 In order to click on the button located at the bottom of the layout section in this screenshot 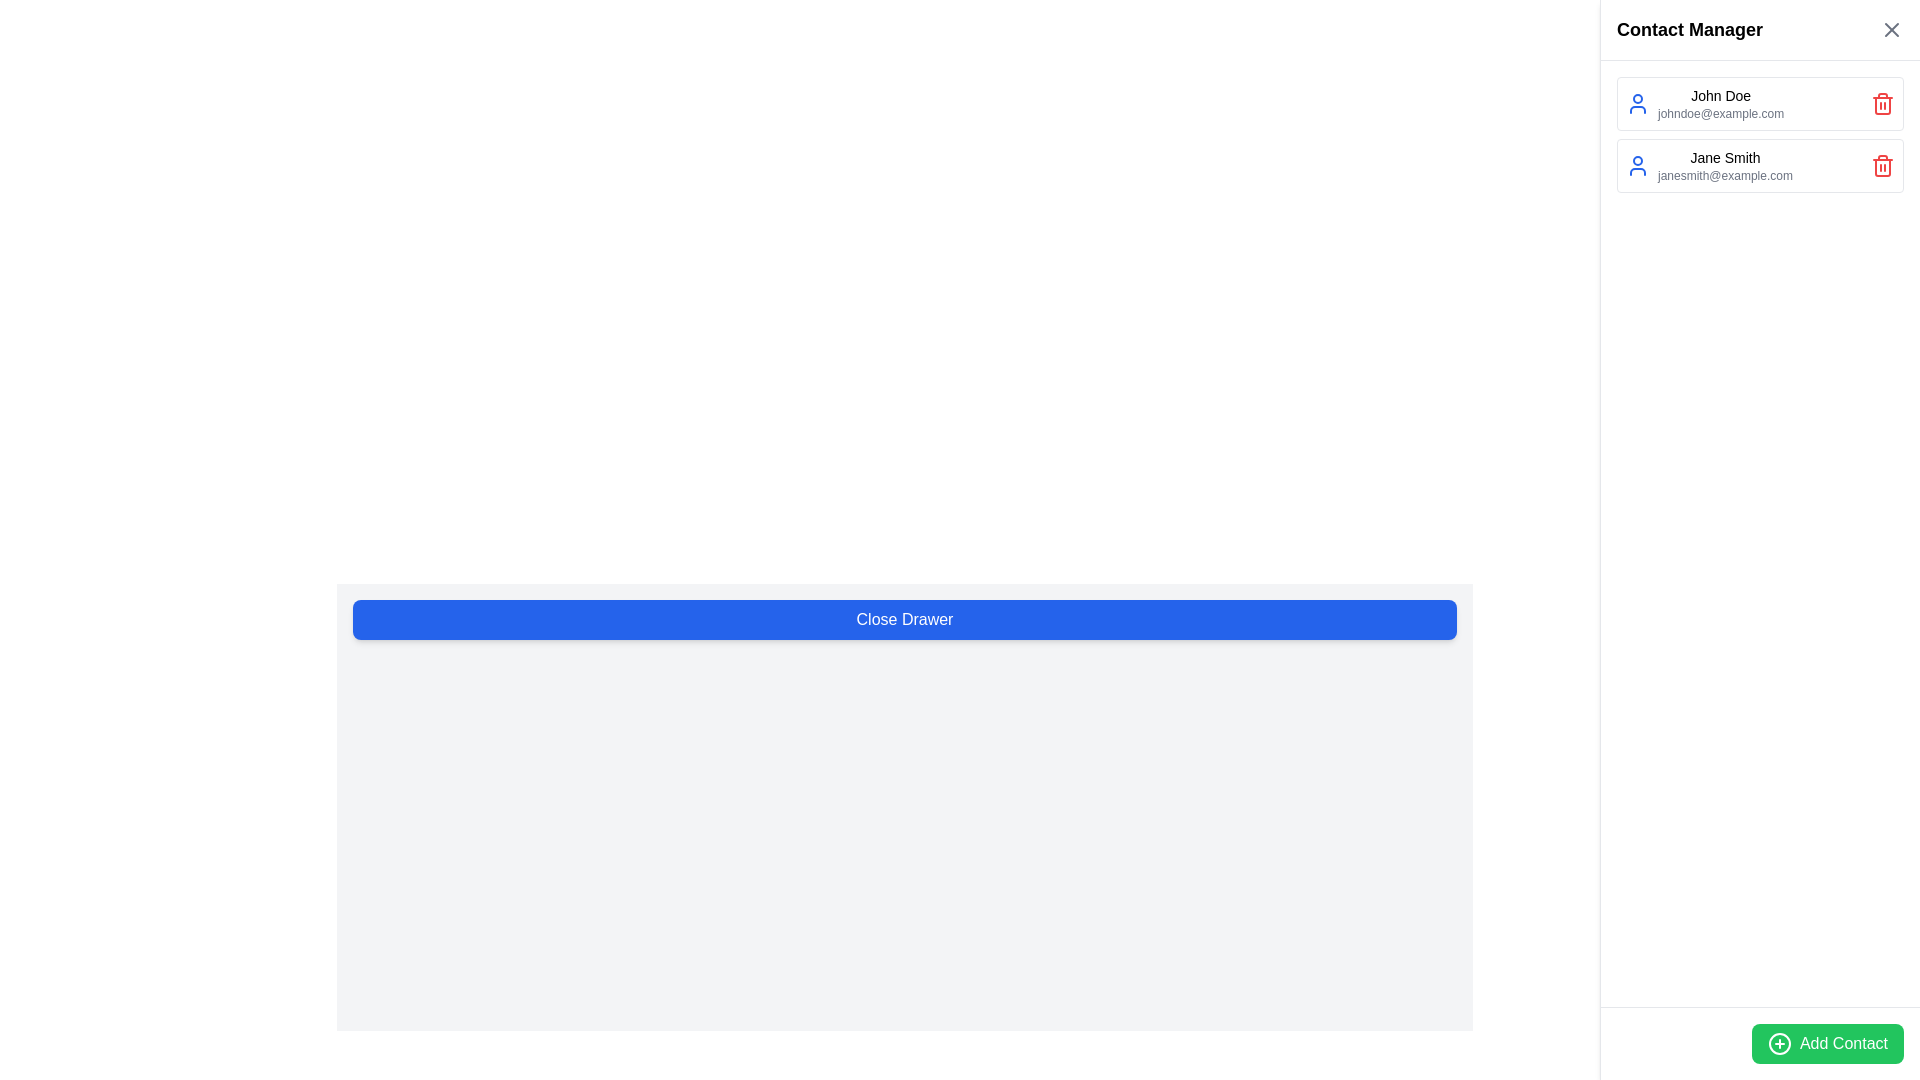, I will do `click(904, 619)`.